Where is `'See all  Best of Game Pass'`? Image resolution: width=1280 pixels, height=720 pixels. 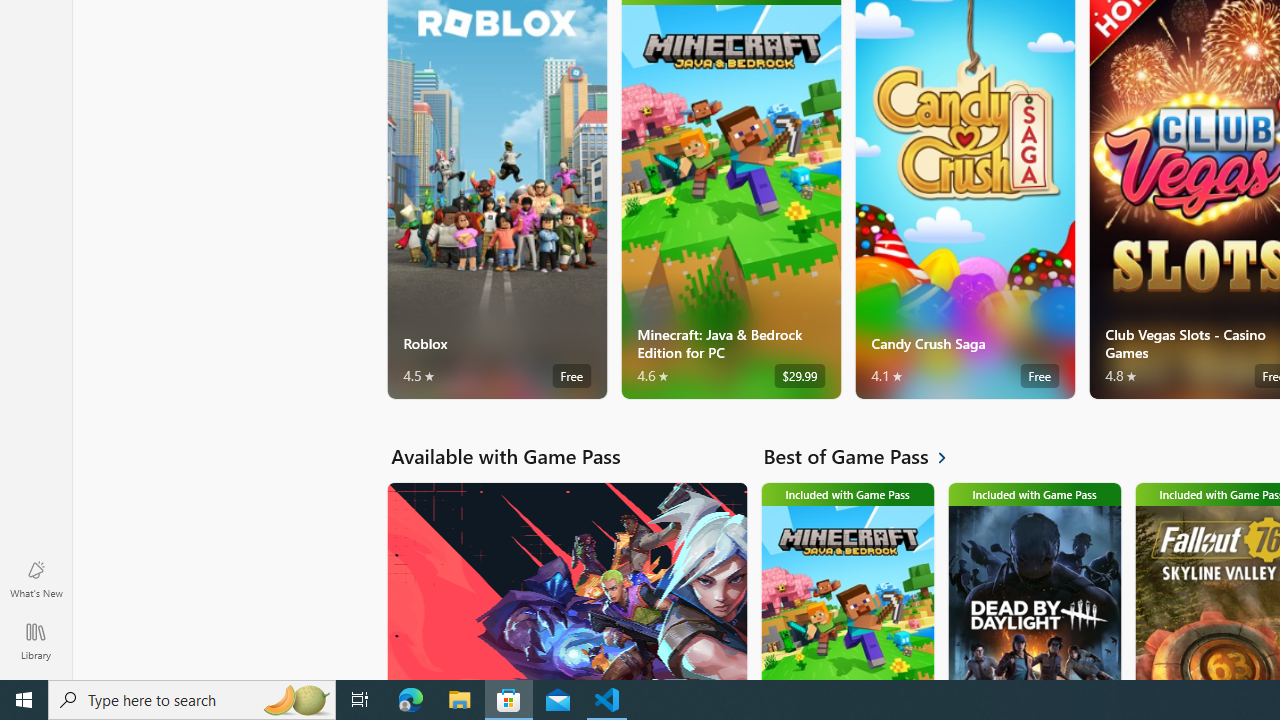 'See all  Best of Game Pass' is located at coordinates (866, 456).